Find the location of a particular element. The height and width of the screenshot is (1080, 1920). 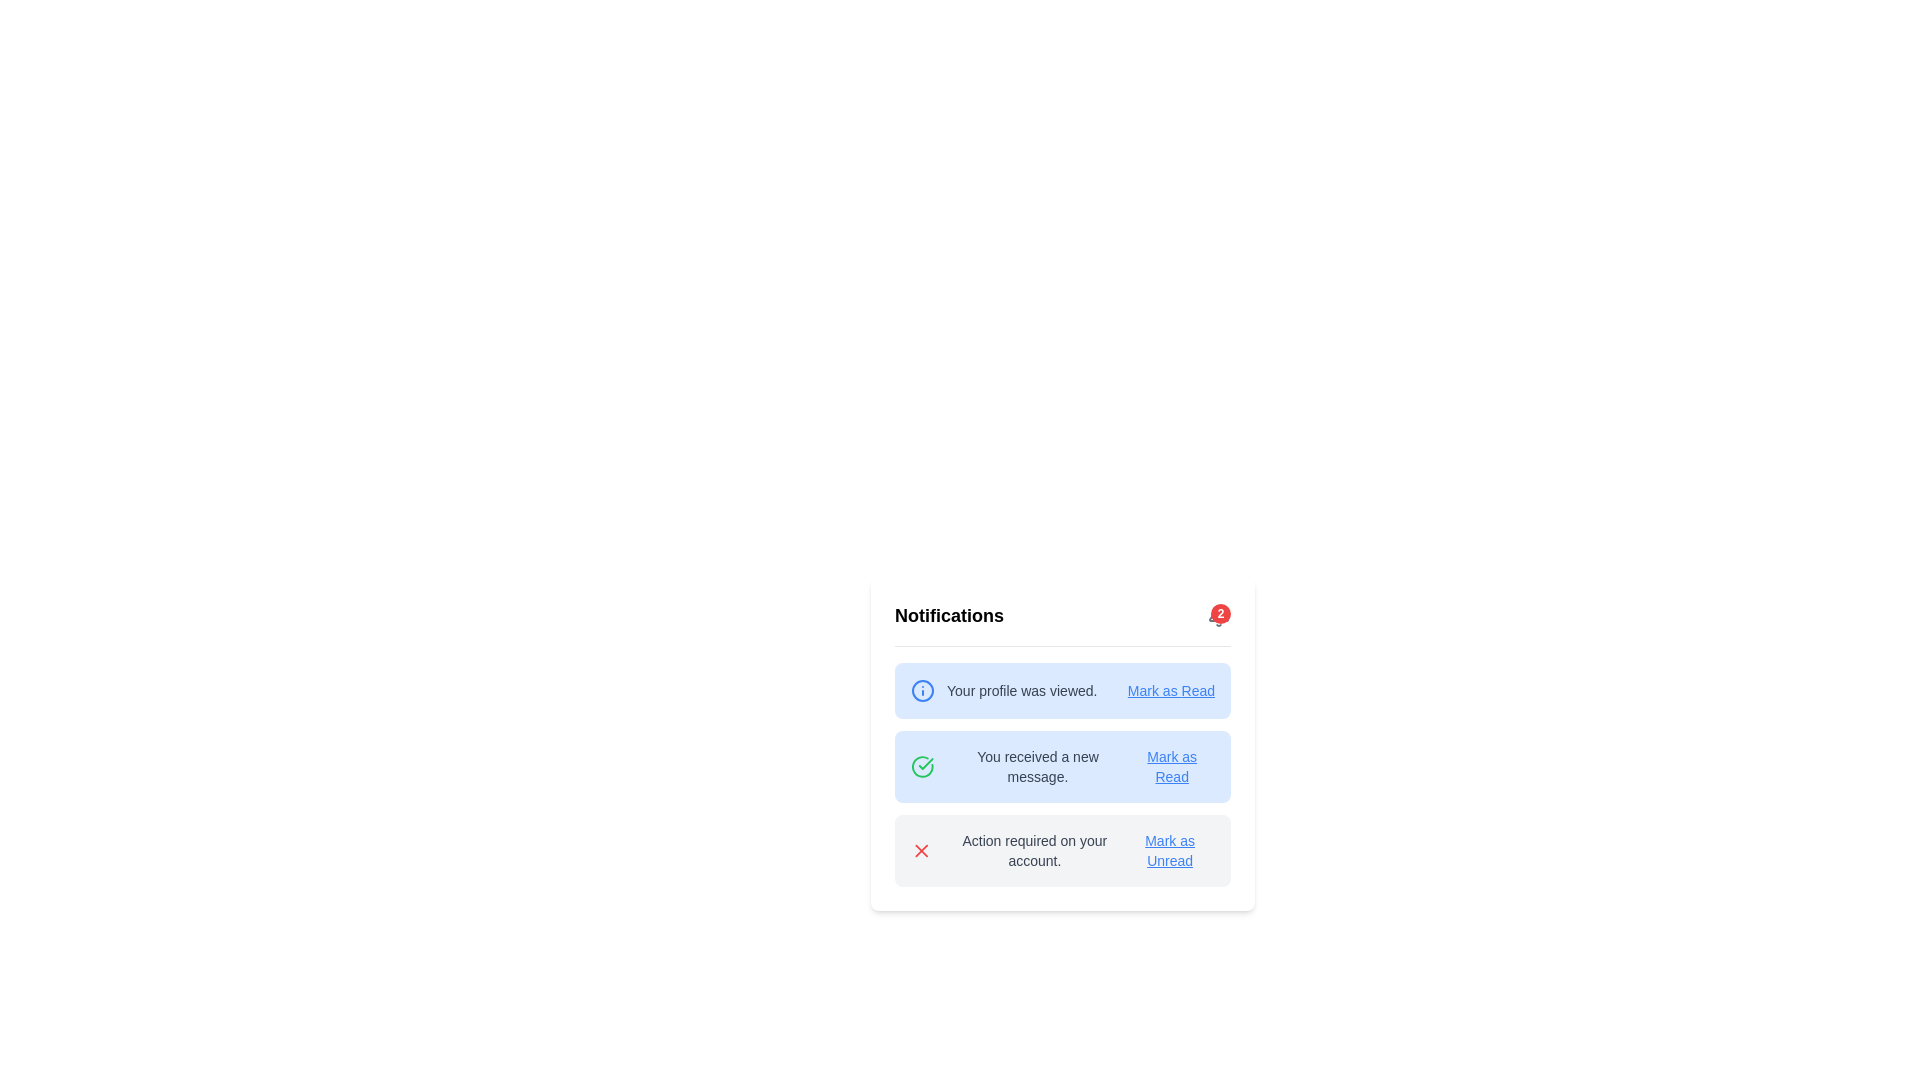

the error/warning icon located in the third row of the notification list, next to the 'Action required on your account' message is located at coordinates (920, 851).